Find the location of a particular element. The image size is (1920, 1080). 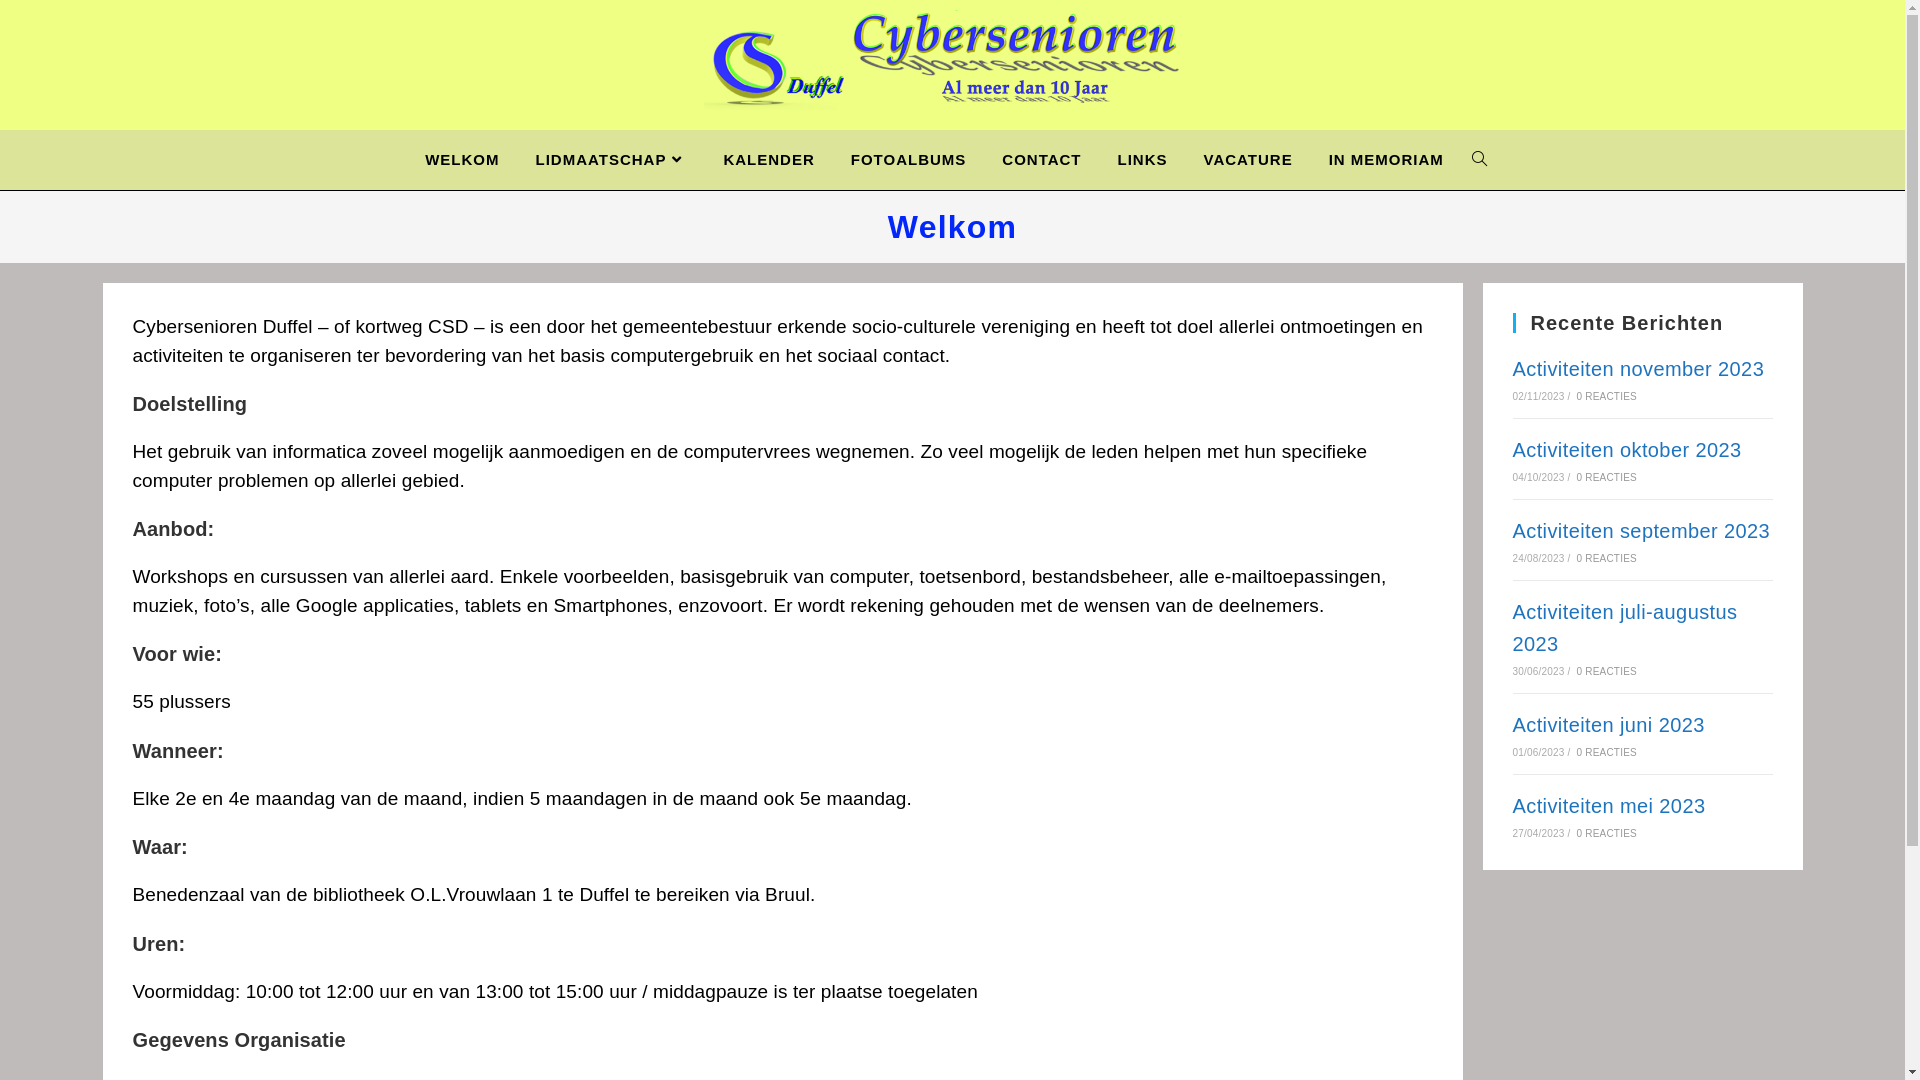

'0 REACTIES' is located at coordinates (1607, 558).